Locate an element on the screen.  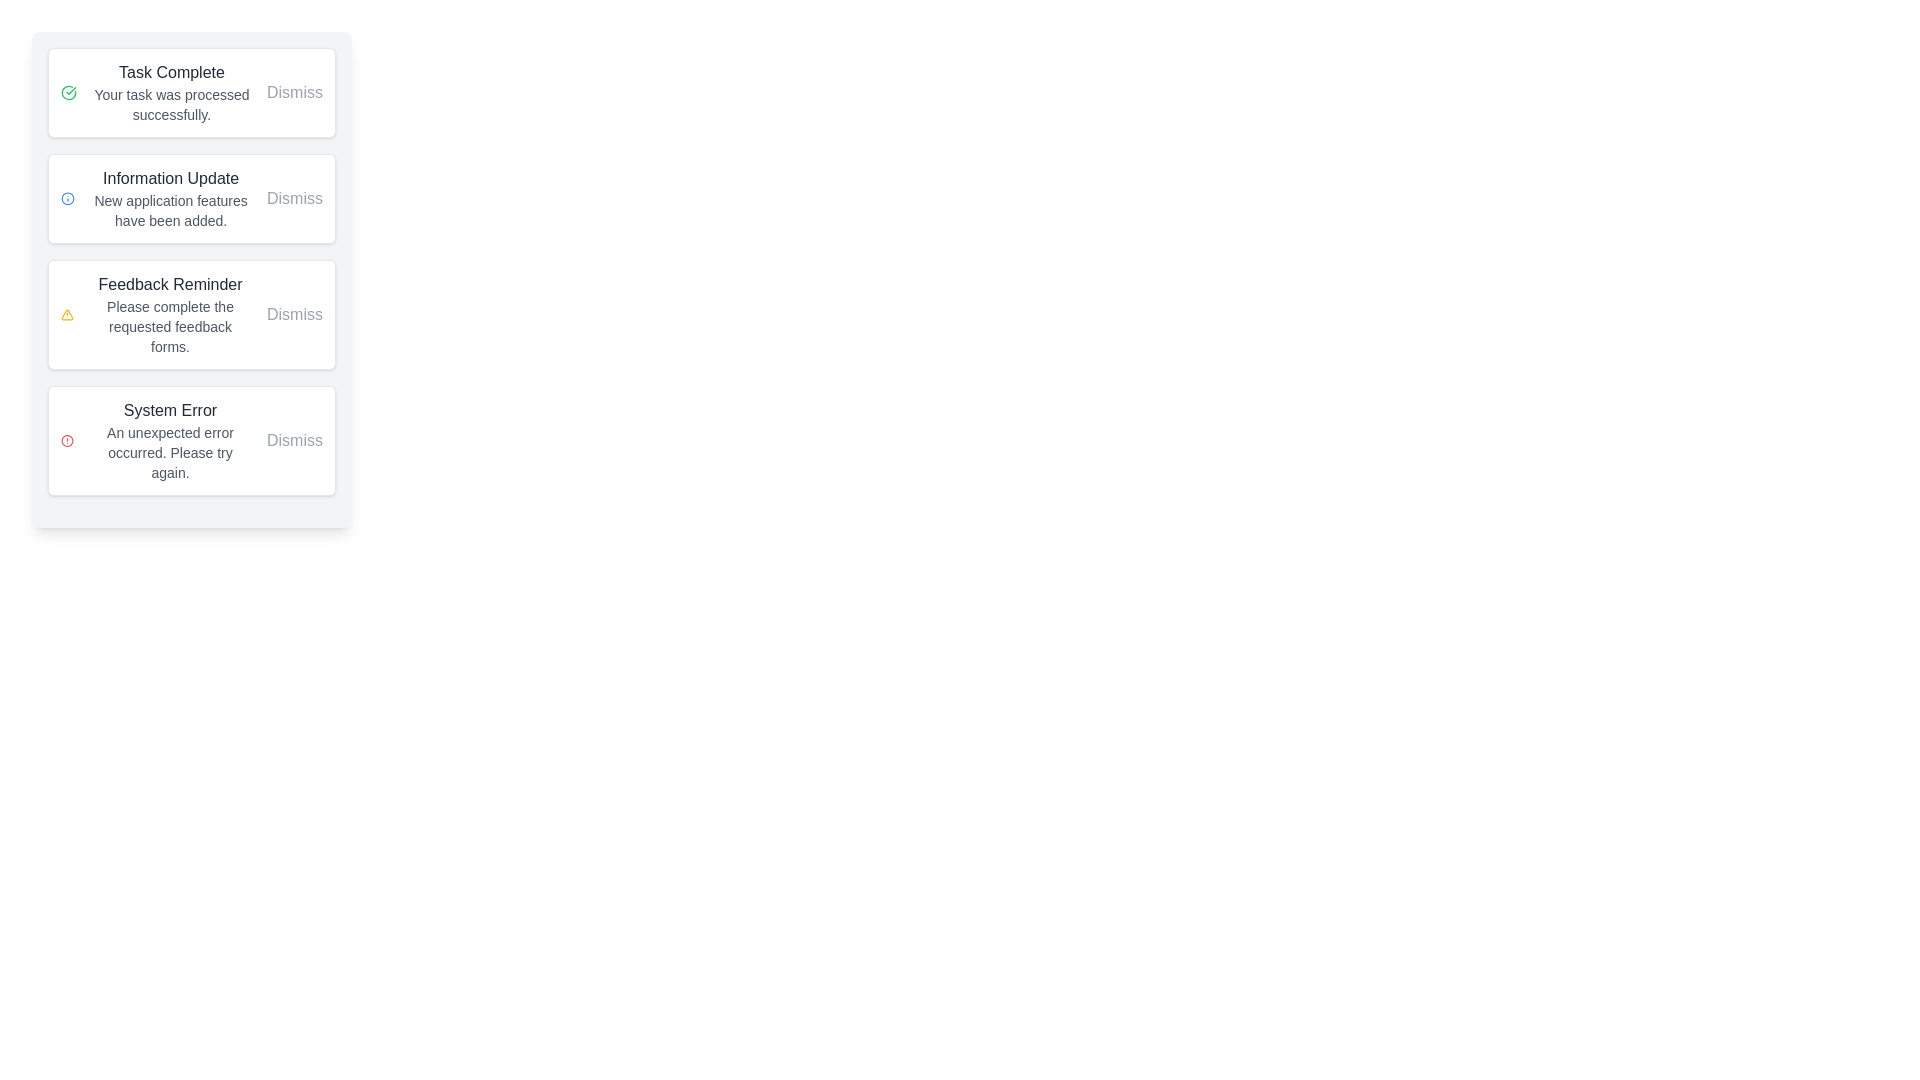
the circular outline of the SVG icon in the 'System Error' notification card, which is the fourth card from the top is located at coordinates (67, 439).